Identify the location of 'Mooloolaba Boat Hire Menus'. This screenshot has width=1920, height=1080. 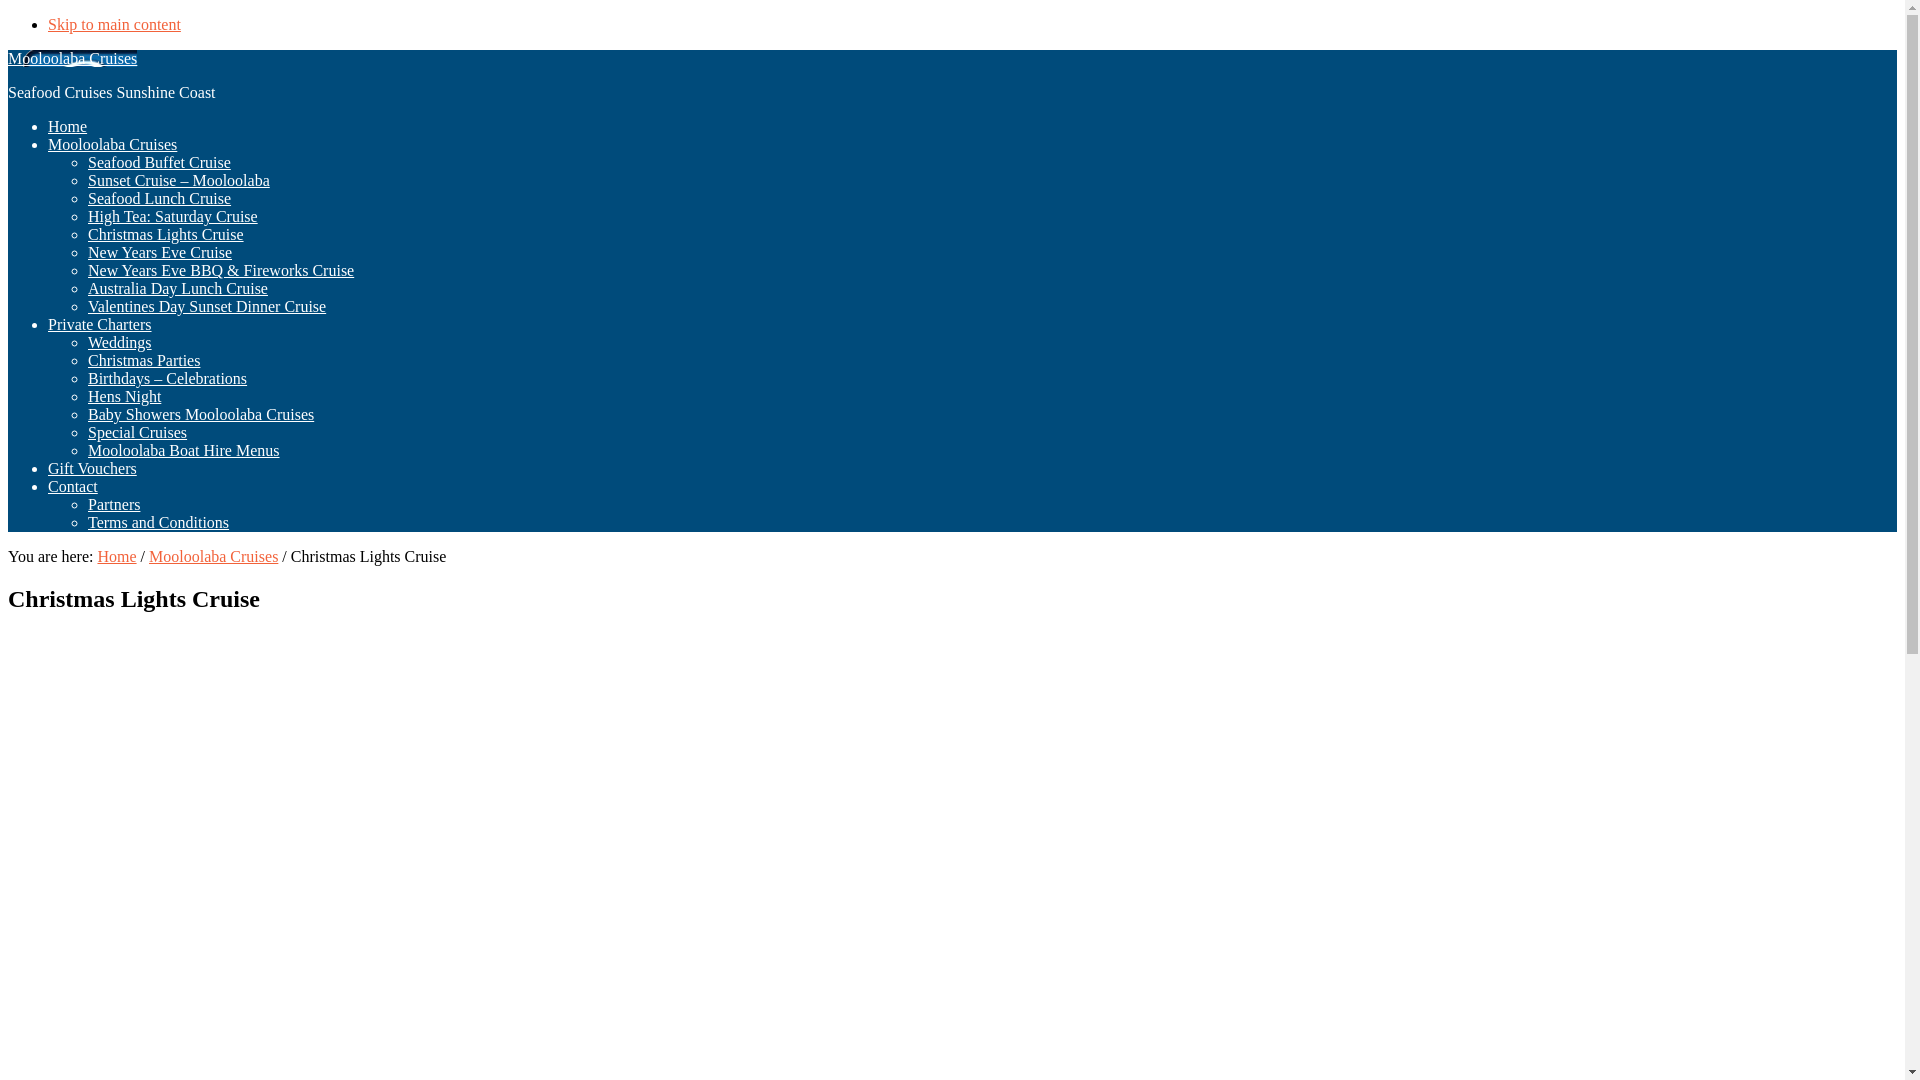
(183, 450).